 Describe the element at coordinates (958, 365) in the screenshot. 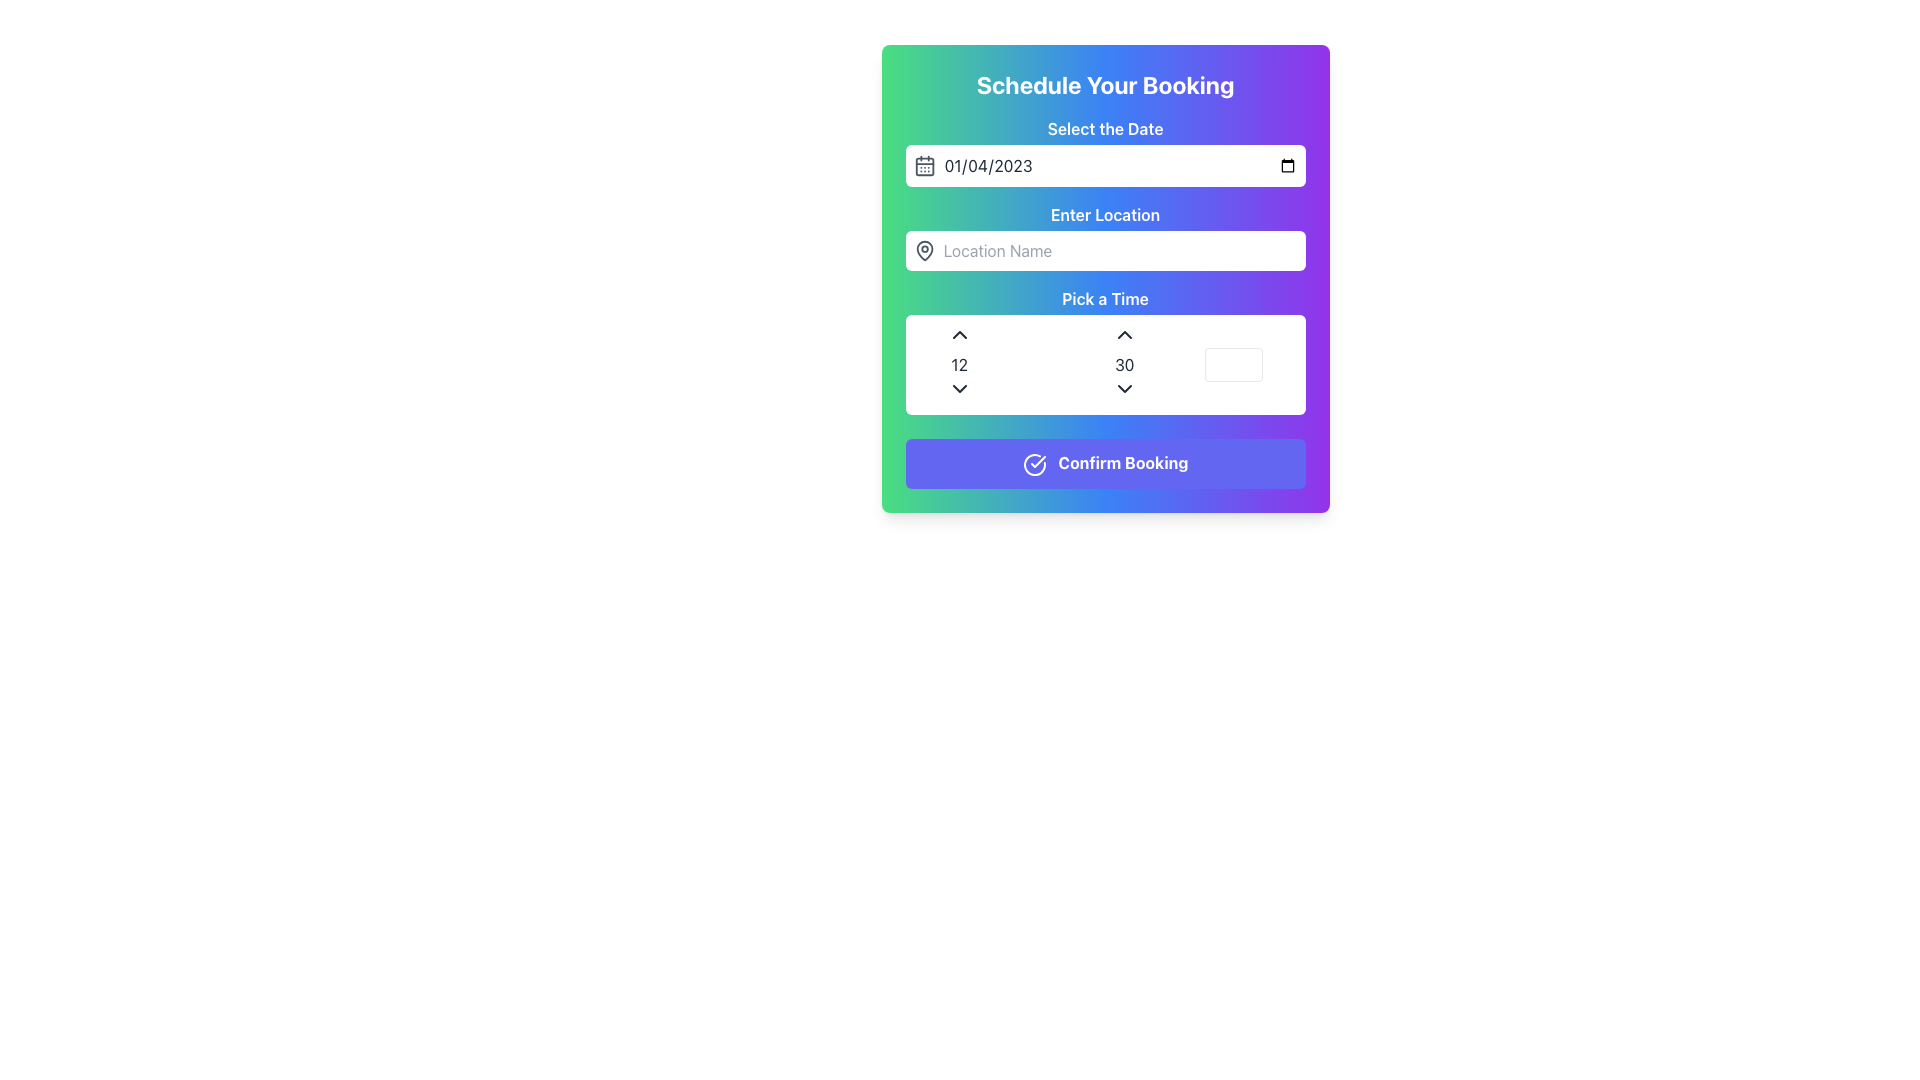

I see `the adjacent arrow icons to modify the hour component displayed in the time selection interface located in the left half of the form card` at that location.